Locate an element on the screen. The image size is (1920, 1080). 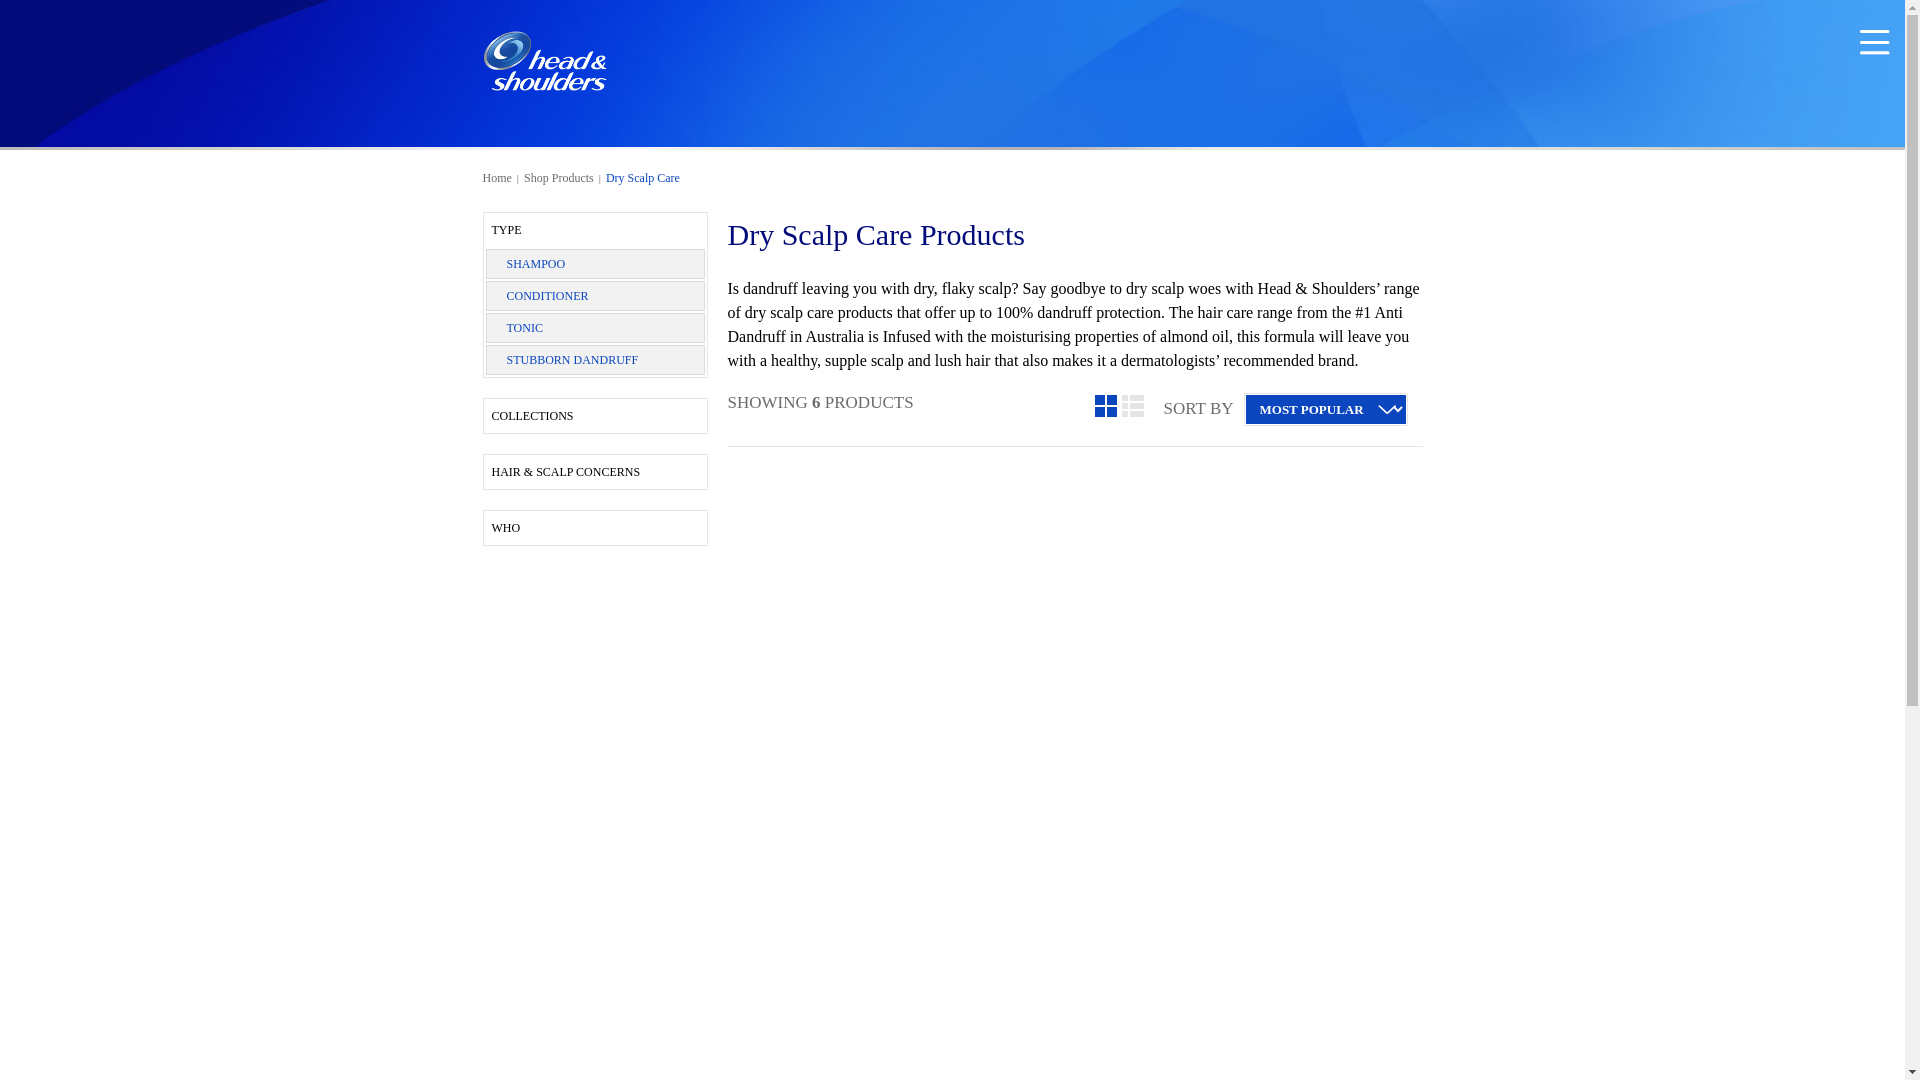
'CONDITIONER' is located at coordinates (547, 296).